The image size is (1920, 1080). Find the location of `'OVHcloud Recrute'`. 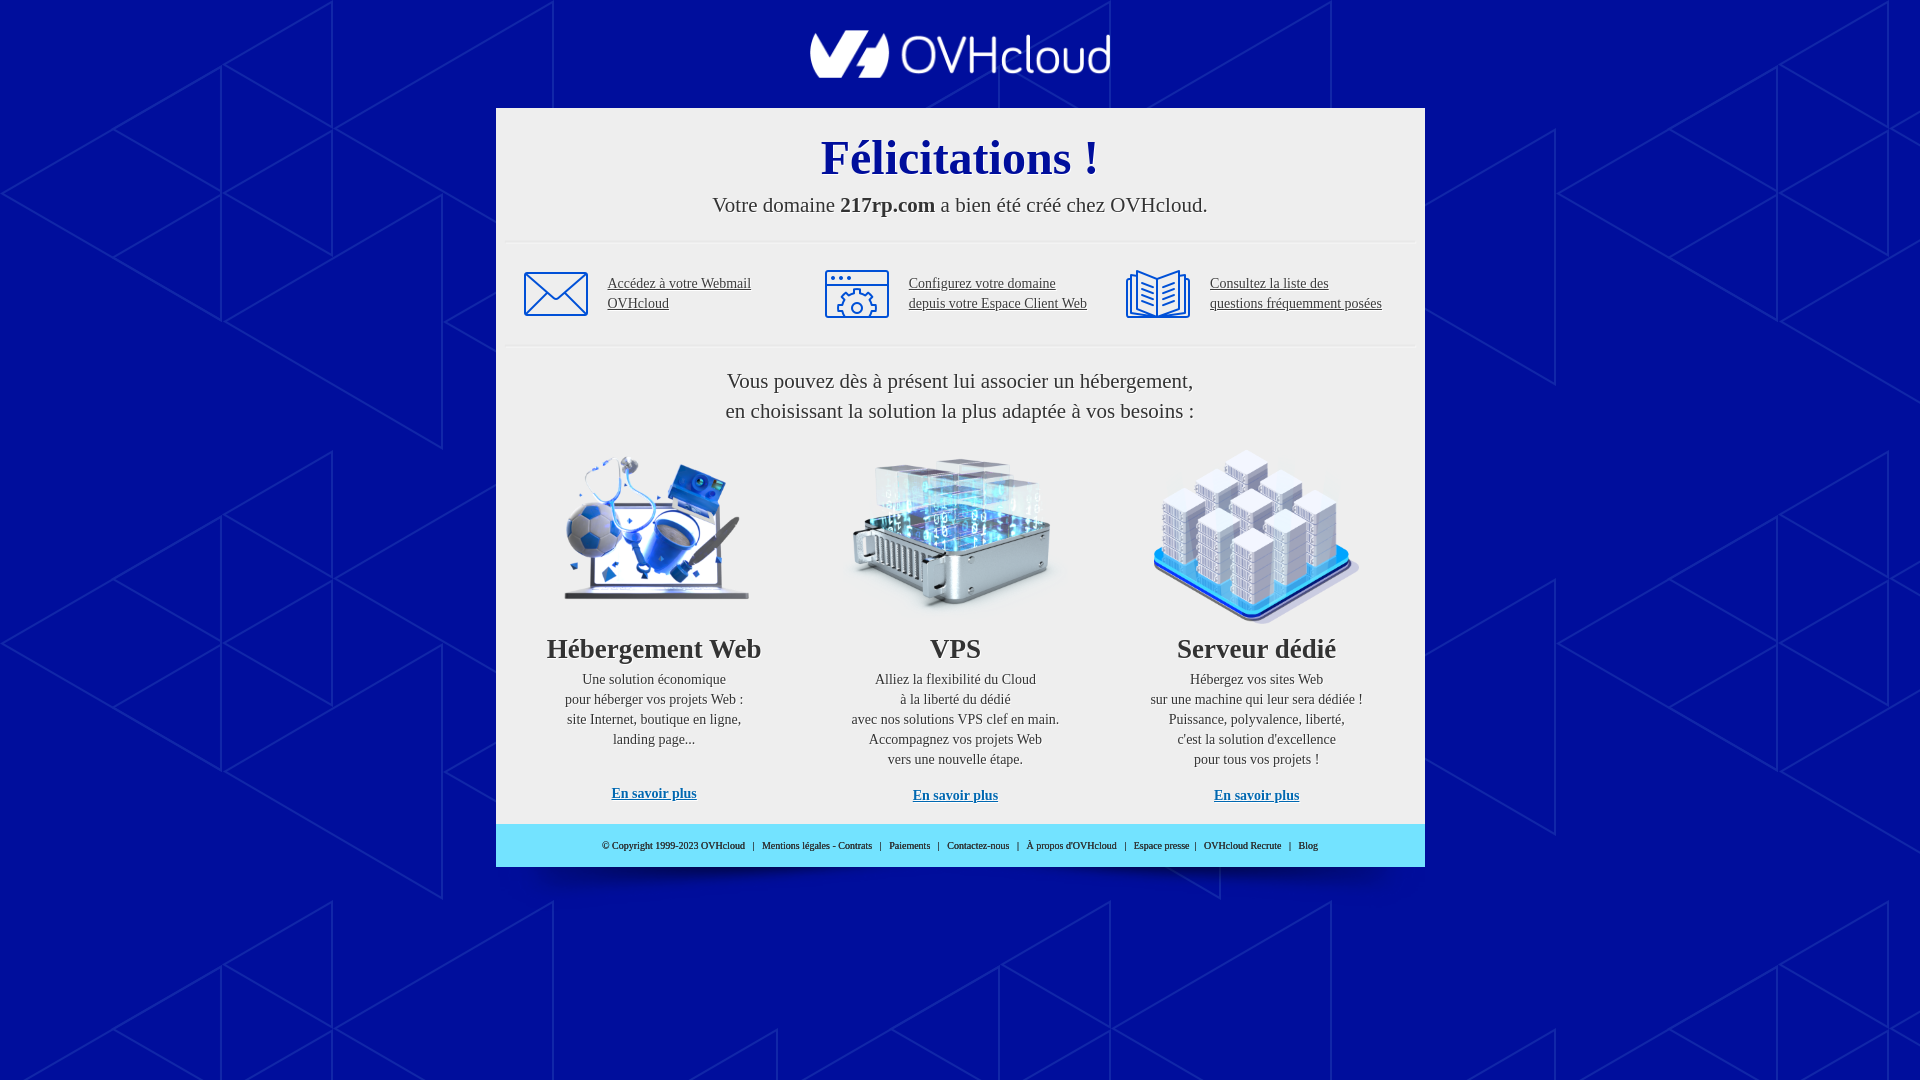

'OVHcloud Recrute' is located at coordinates (1241, 845).